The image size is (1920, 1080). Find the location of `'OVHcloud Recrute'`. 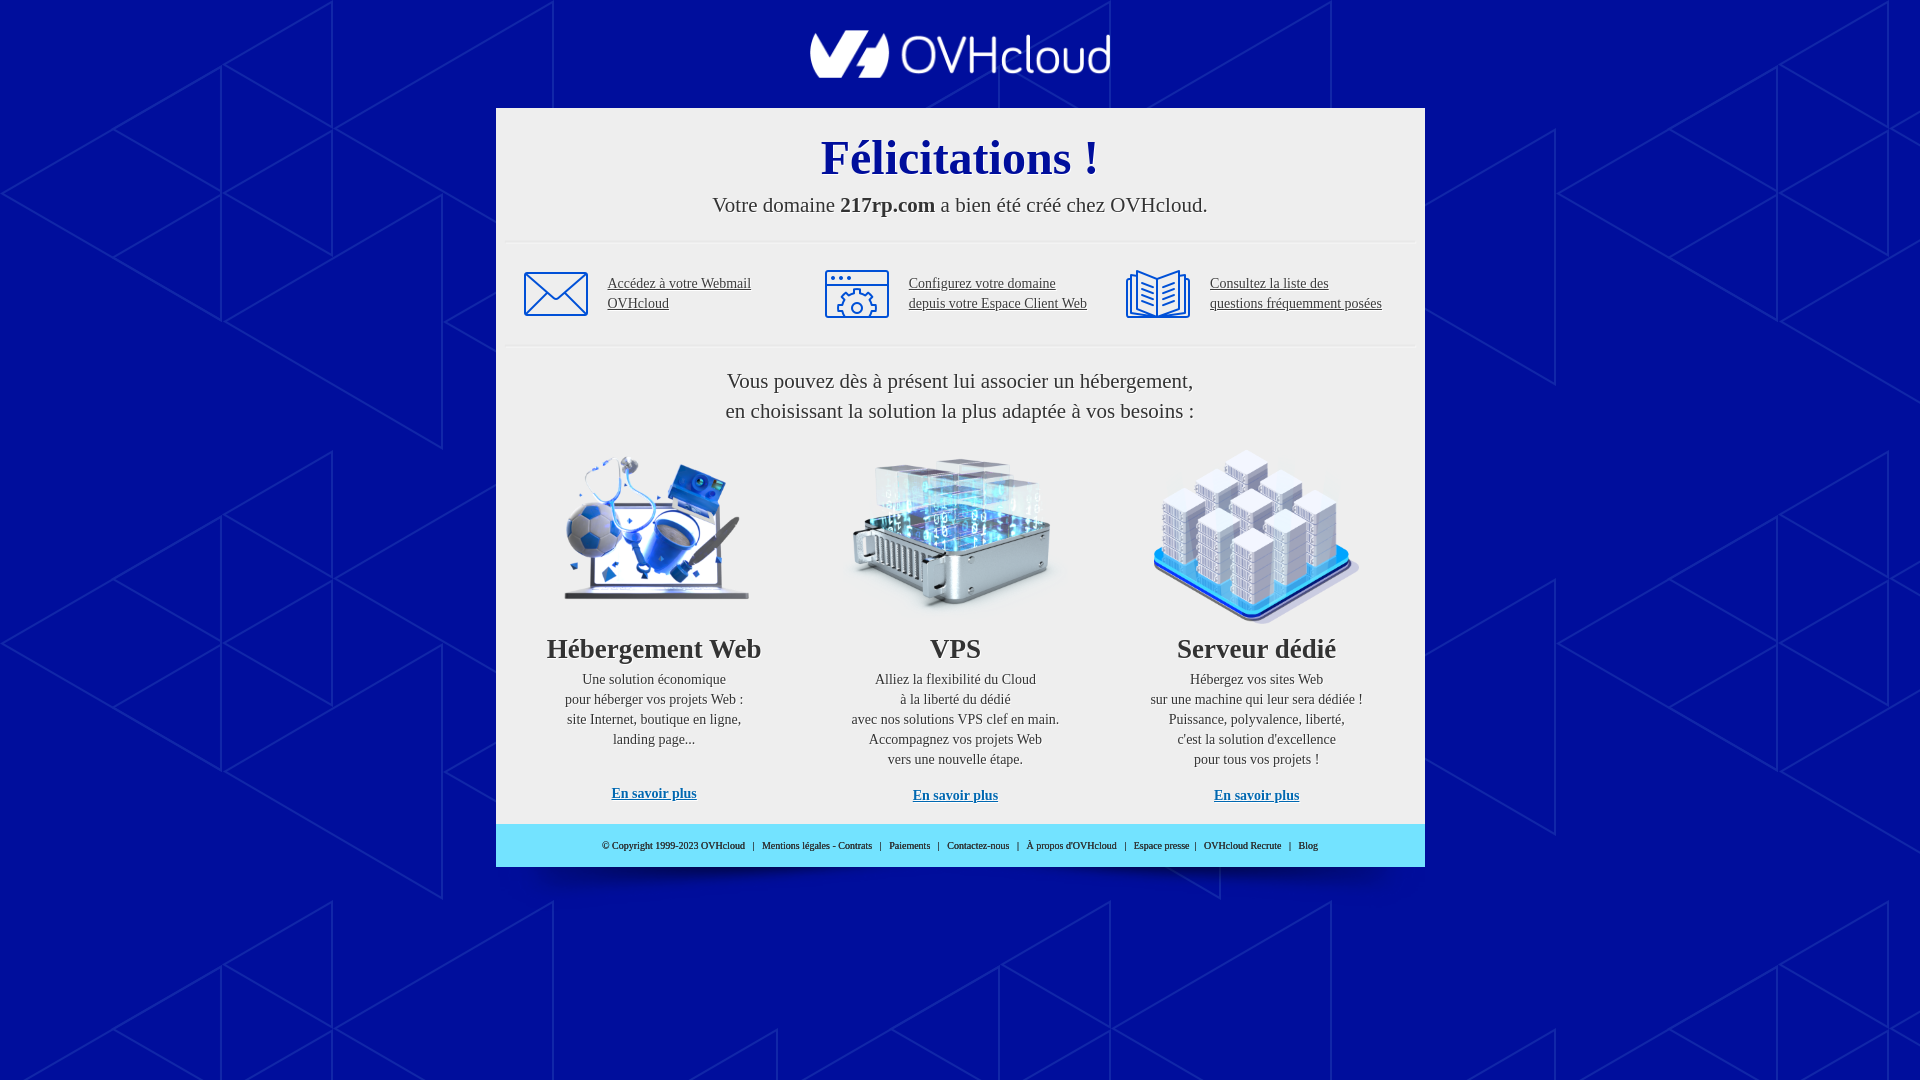

'OVHcloud Recrute' is located at coordinates (1241, 845).